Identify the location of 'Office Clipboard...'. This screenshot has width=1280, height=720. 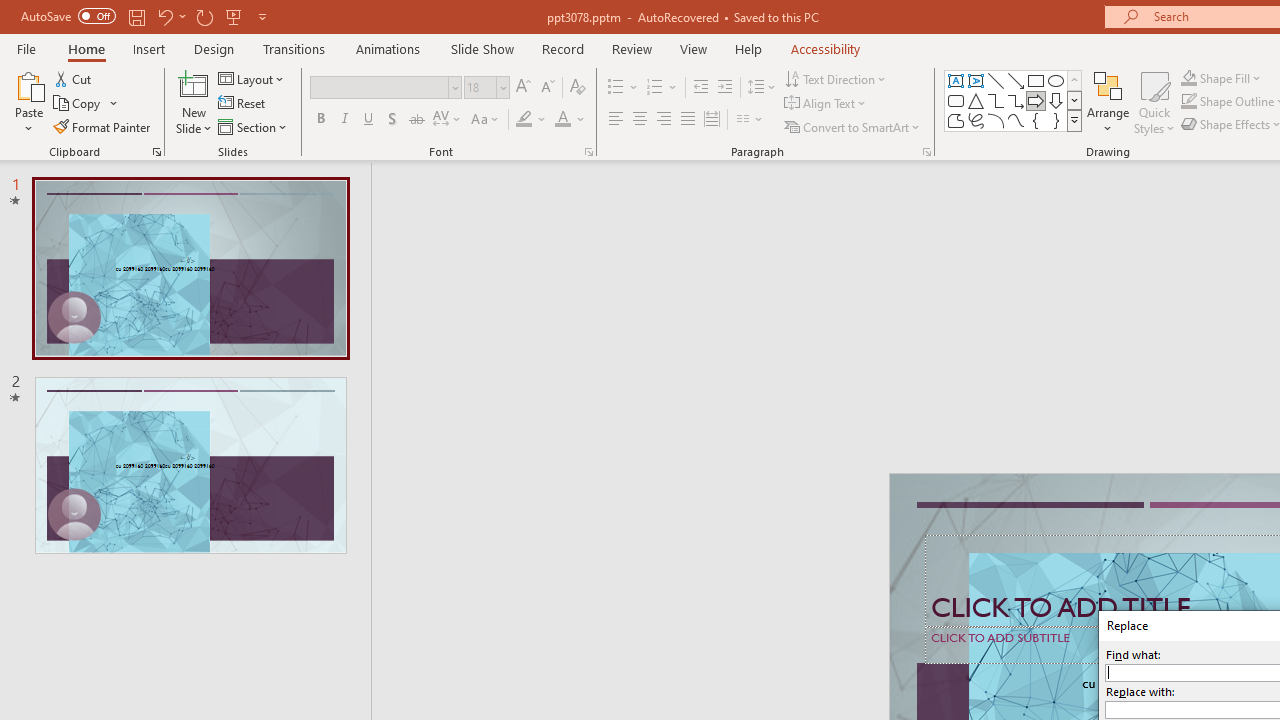
(155, 150).